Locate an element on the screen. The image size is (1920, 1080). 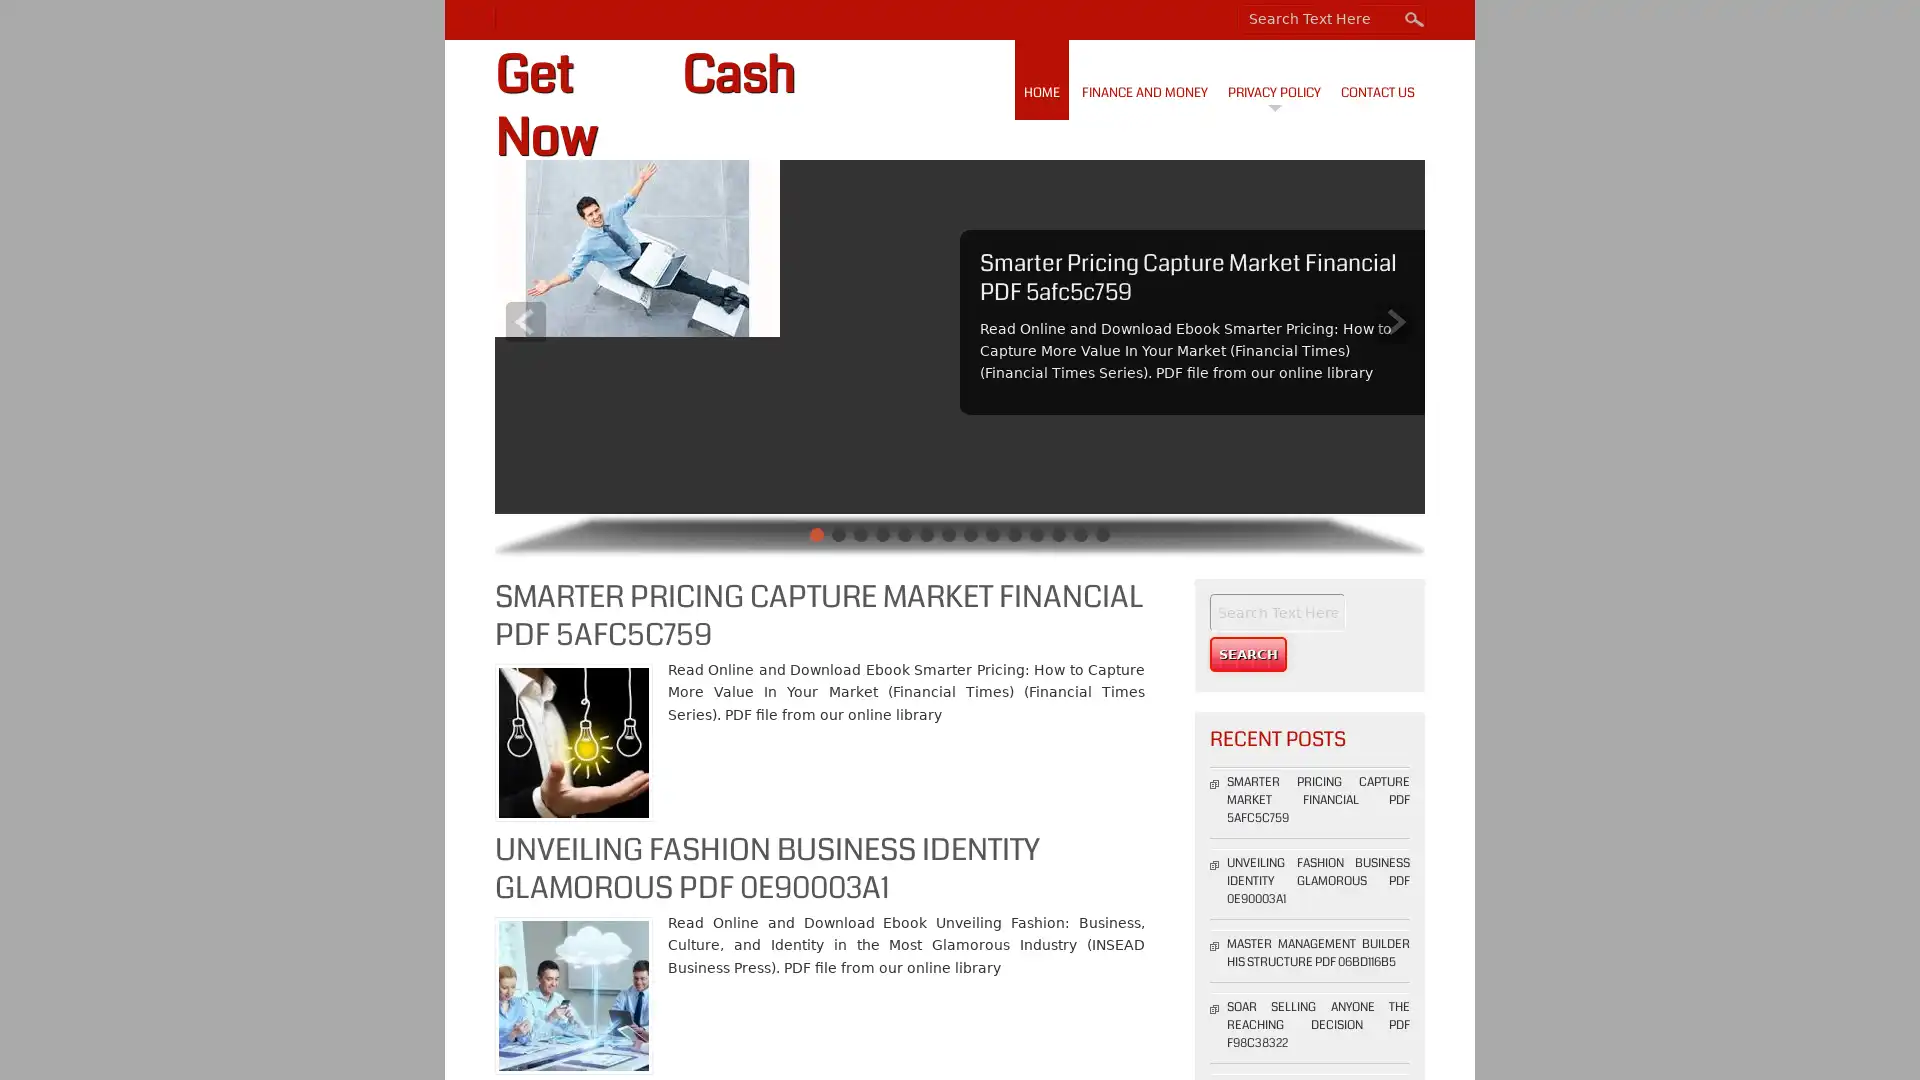
Search is located at coordinates (1247, 654).